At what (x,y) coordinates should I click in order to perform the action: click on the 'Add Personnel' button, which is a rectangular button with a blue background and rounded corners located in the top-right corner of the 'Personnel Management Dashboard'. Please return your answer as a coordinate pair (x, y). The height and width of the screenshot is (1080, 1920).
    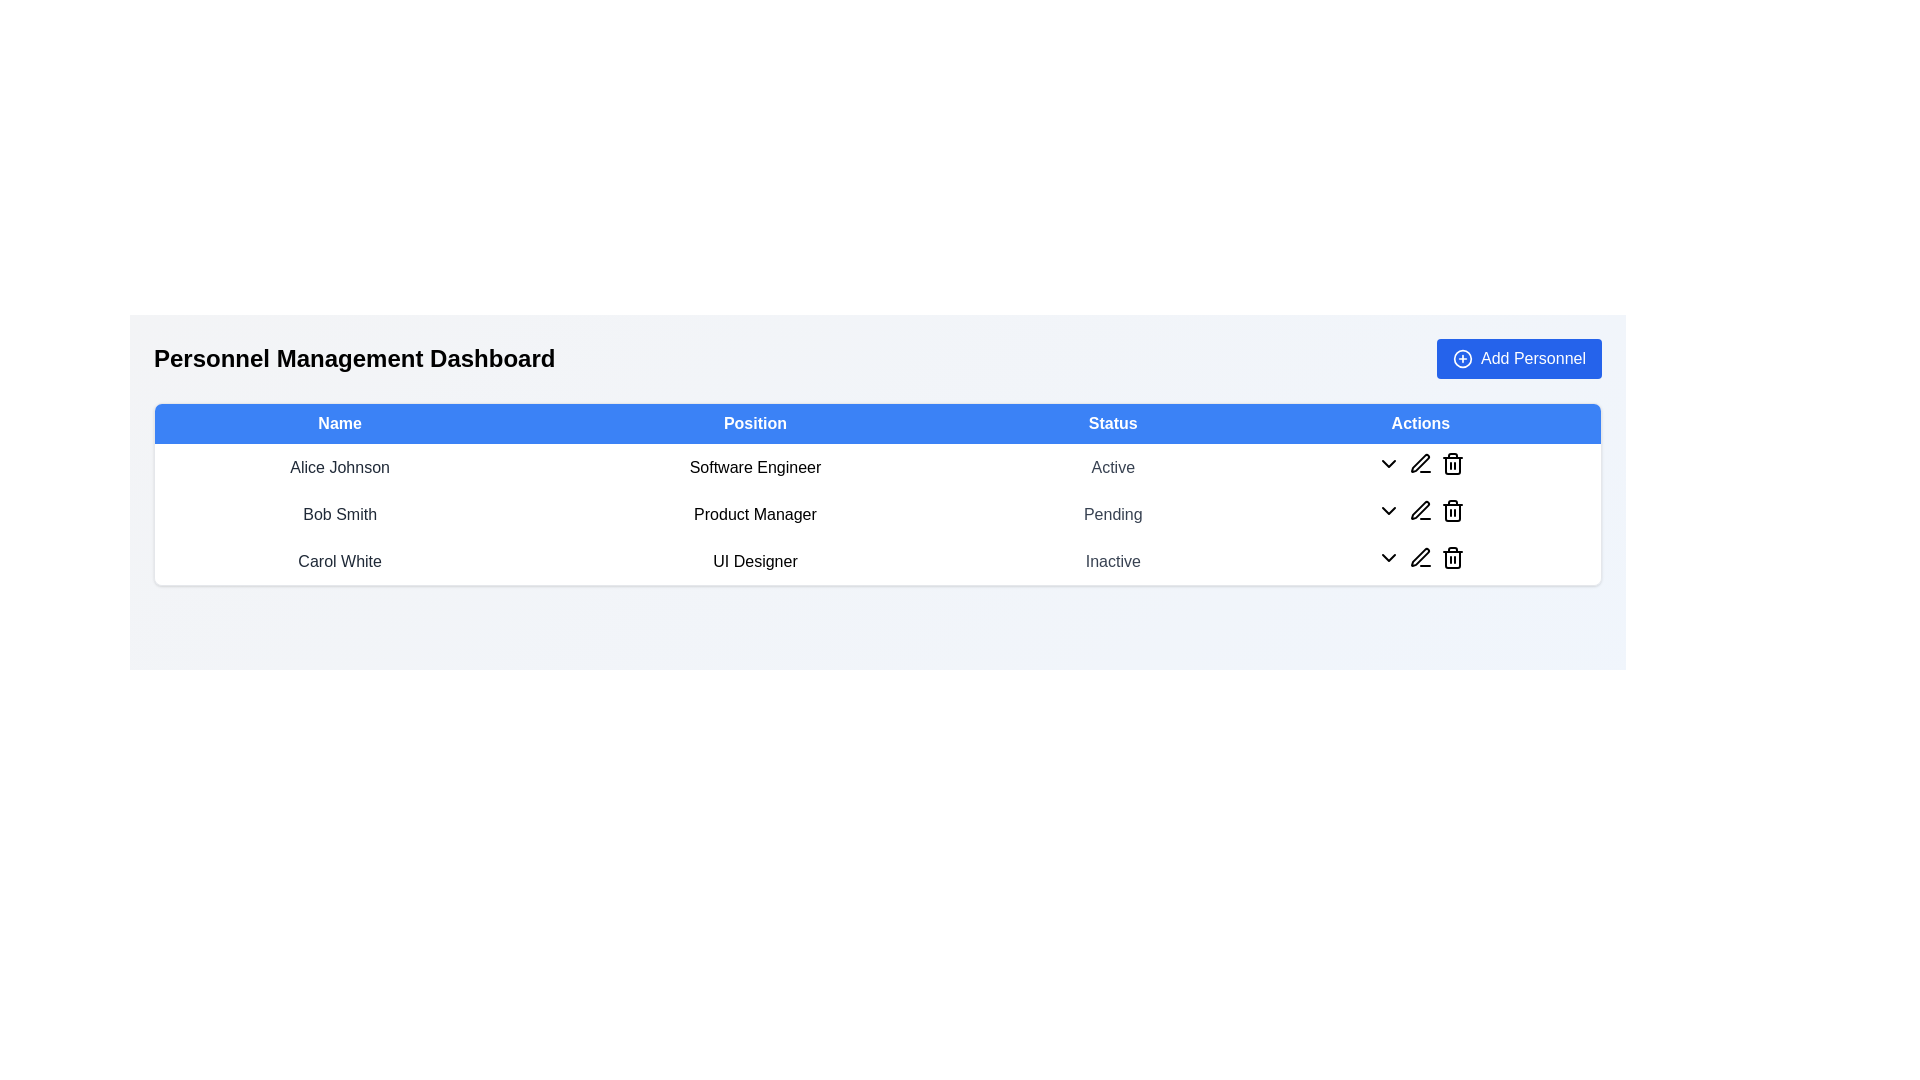
    Looking at the image, I should click on (1519, 357).